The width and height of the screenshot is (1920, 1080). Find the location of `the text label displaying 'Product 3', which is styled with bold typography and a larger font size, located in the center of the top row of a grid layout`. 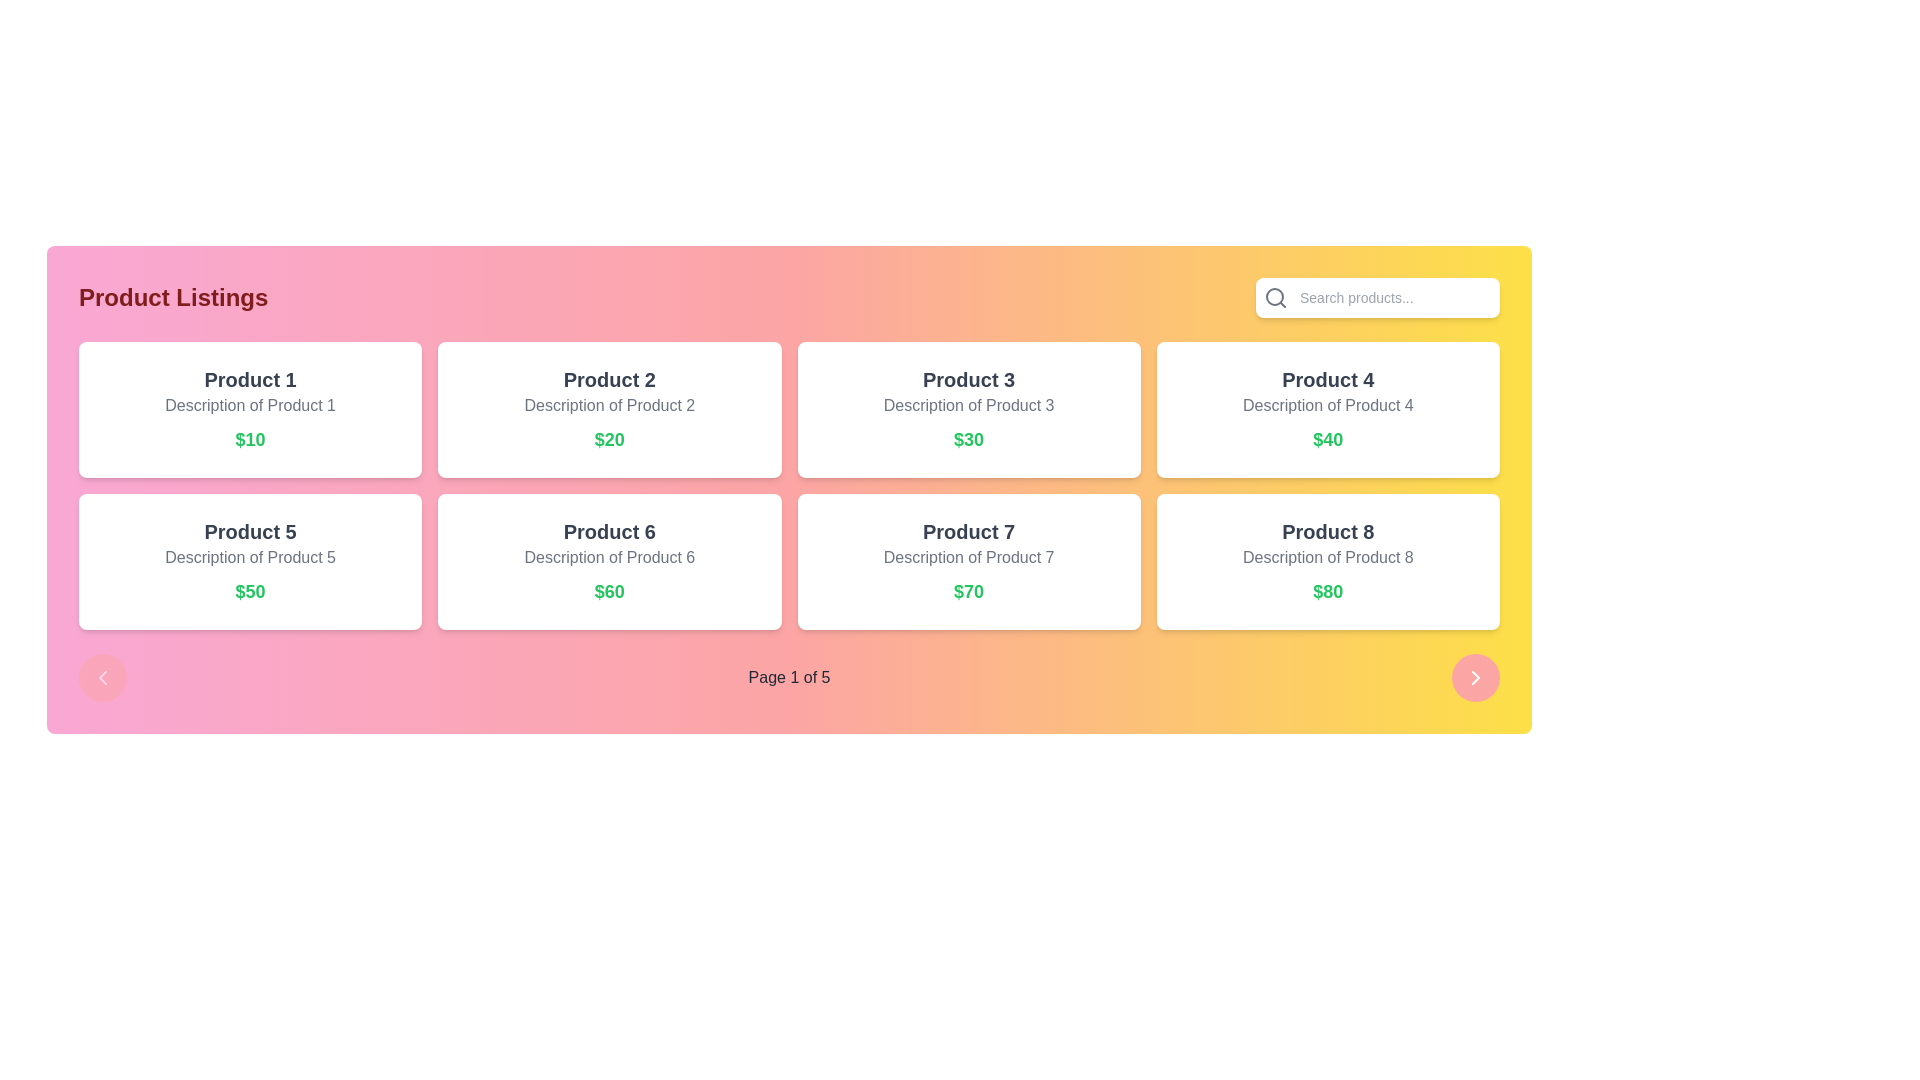

the text label displaying 'Product 3', which is styled with bold typography and a larger font size, located in the center of the top row of a grid layout is located at coordinates (969, 380).